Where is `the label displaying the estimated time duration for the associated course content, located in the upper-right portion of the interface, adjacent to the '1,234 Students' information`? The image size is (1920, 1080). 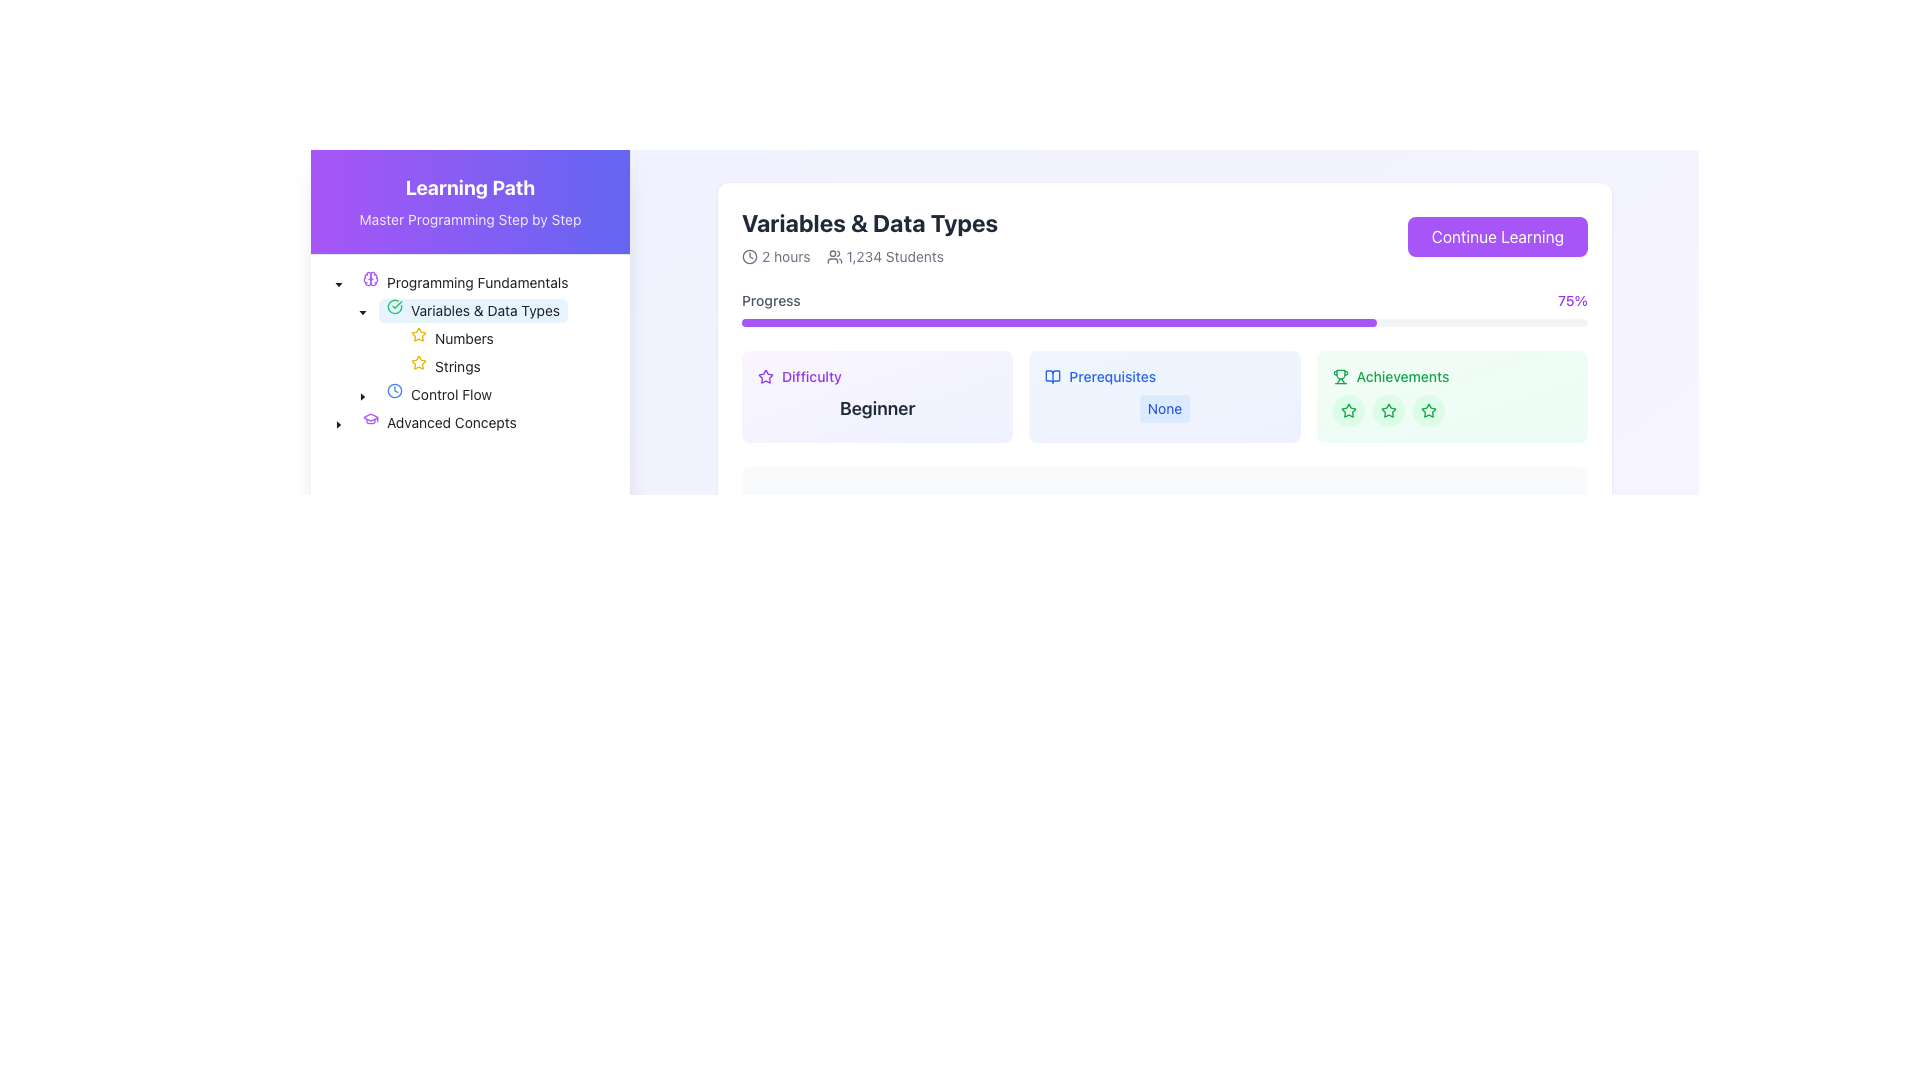
the label displaying the estimated time duration for the associated course content, located in the upper-right portion of the interface, adjacent to the '1,234 Students' information is located at coordinates (775, 256).